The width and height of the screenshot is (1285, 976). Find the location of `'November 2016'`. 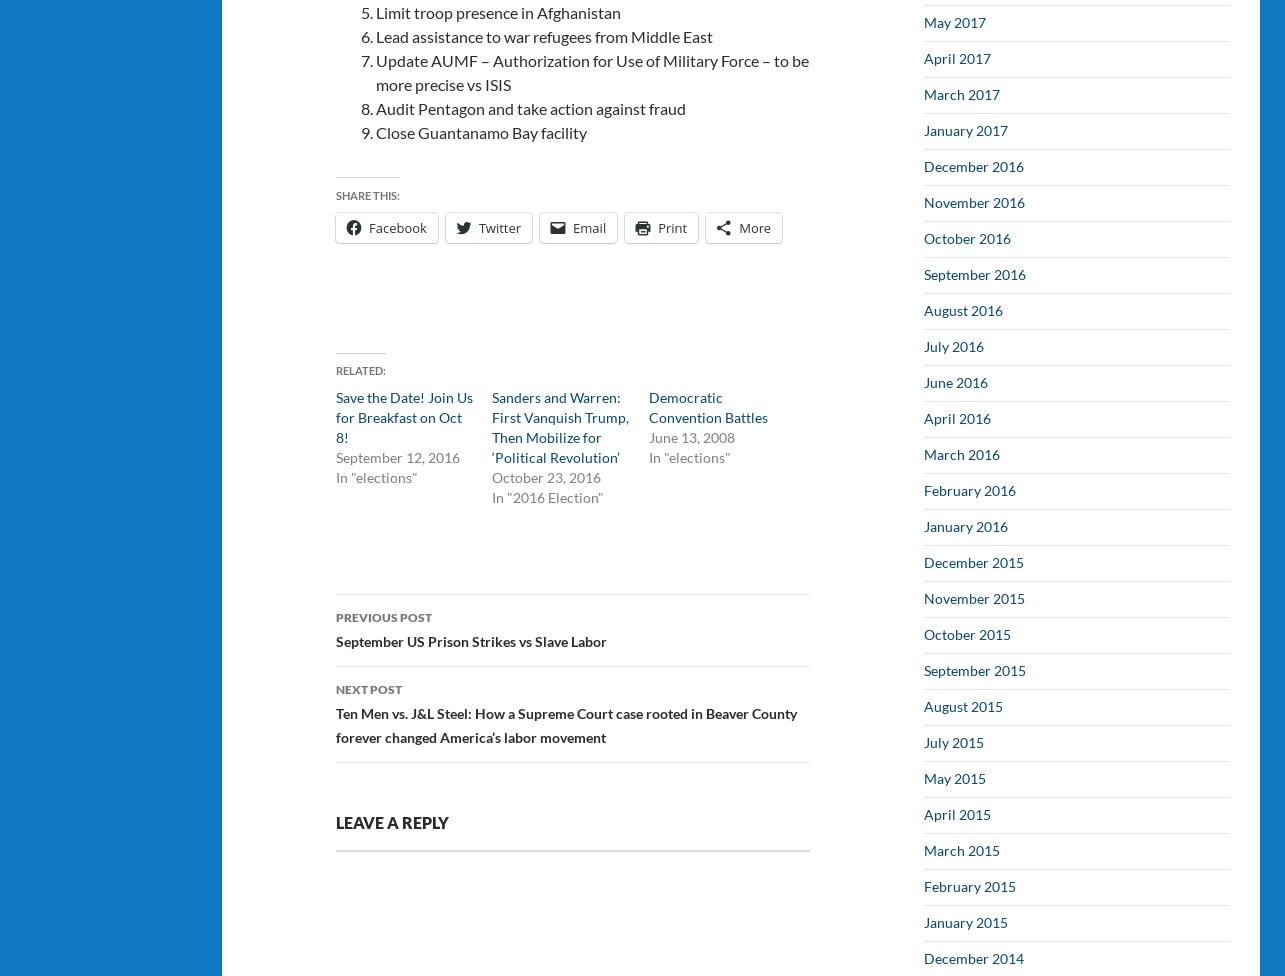

'November 2016' is located at coordinates (974, 201).